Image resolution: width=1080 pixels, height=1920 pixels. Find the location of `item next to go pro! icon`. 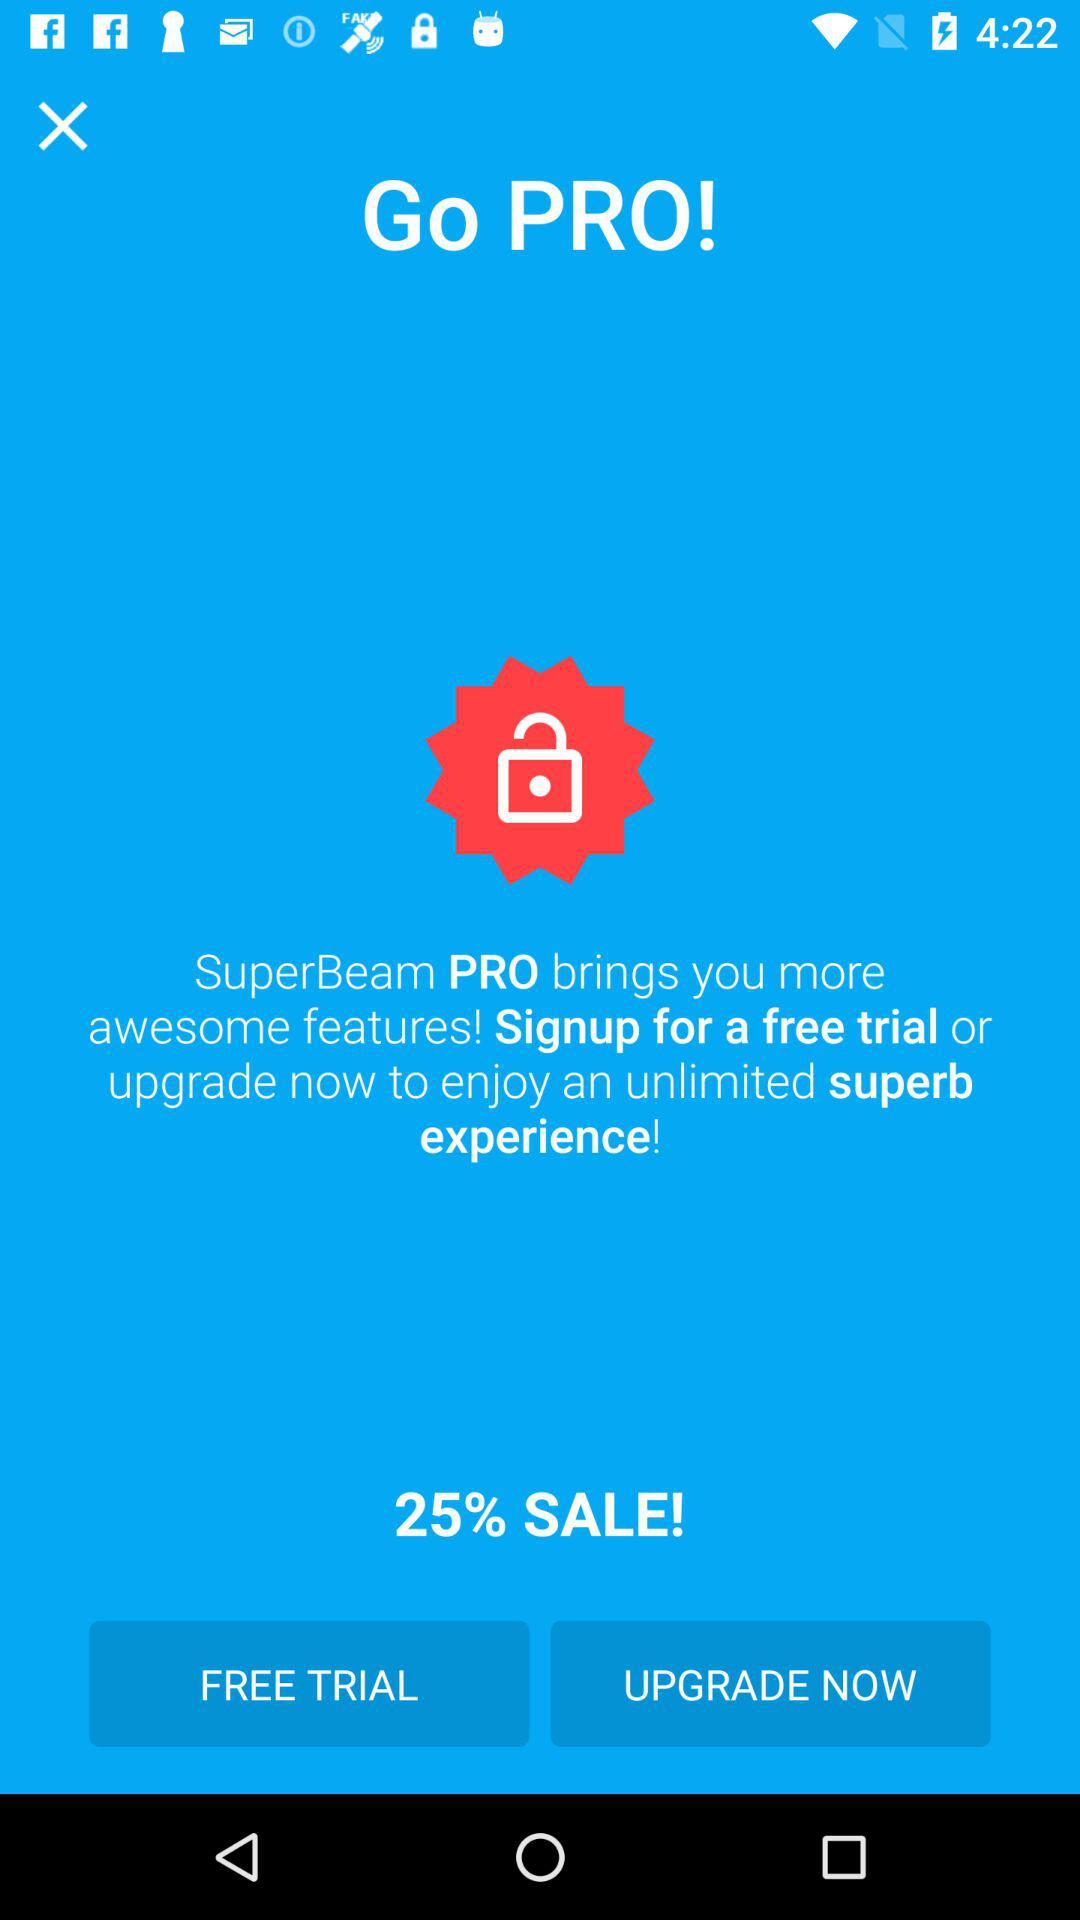

item next to go pro! icon is located at coordinates (61, 124).